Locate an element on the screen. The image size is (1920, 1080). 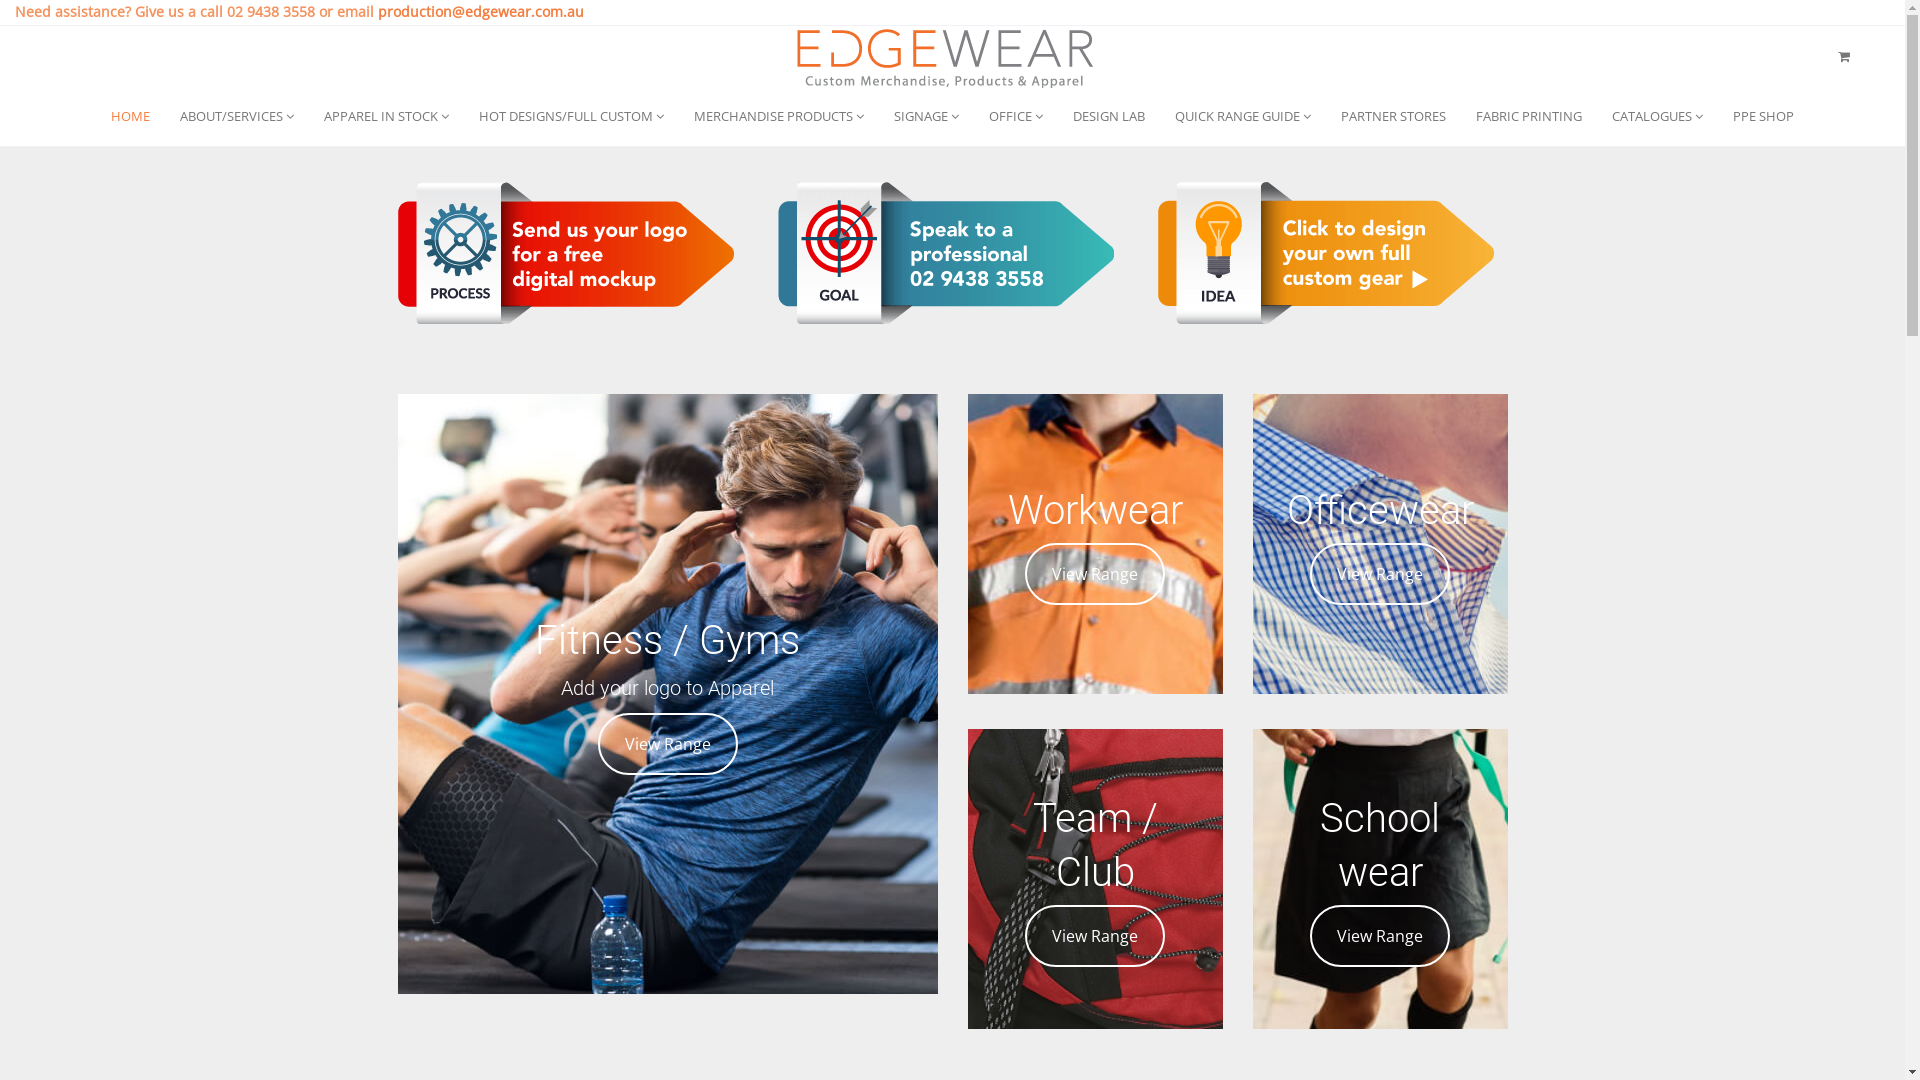
'SIGNAGE' is located at coordinates (878, 115).